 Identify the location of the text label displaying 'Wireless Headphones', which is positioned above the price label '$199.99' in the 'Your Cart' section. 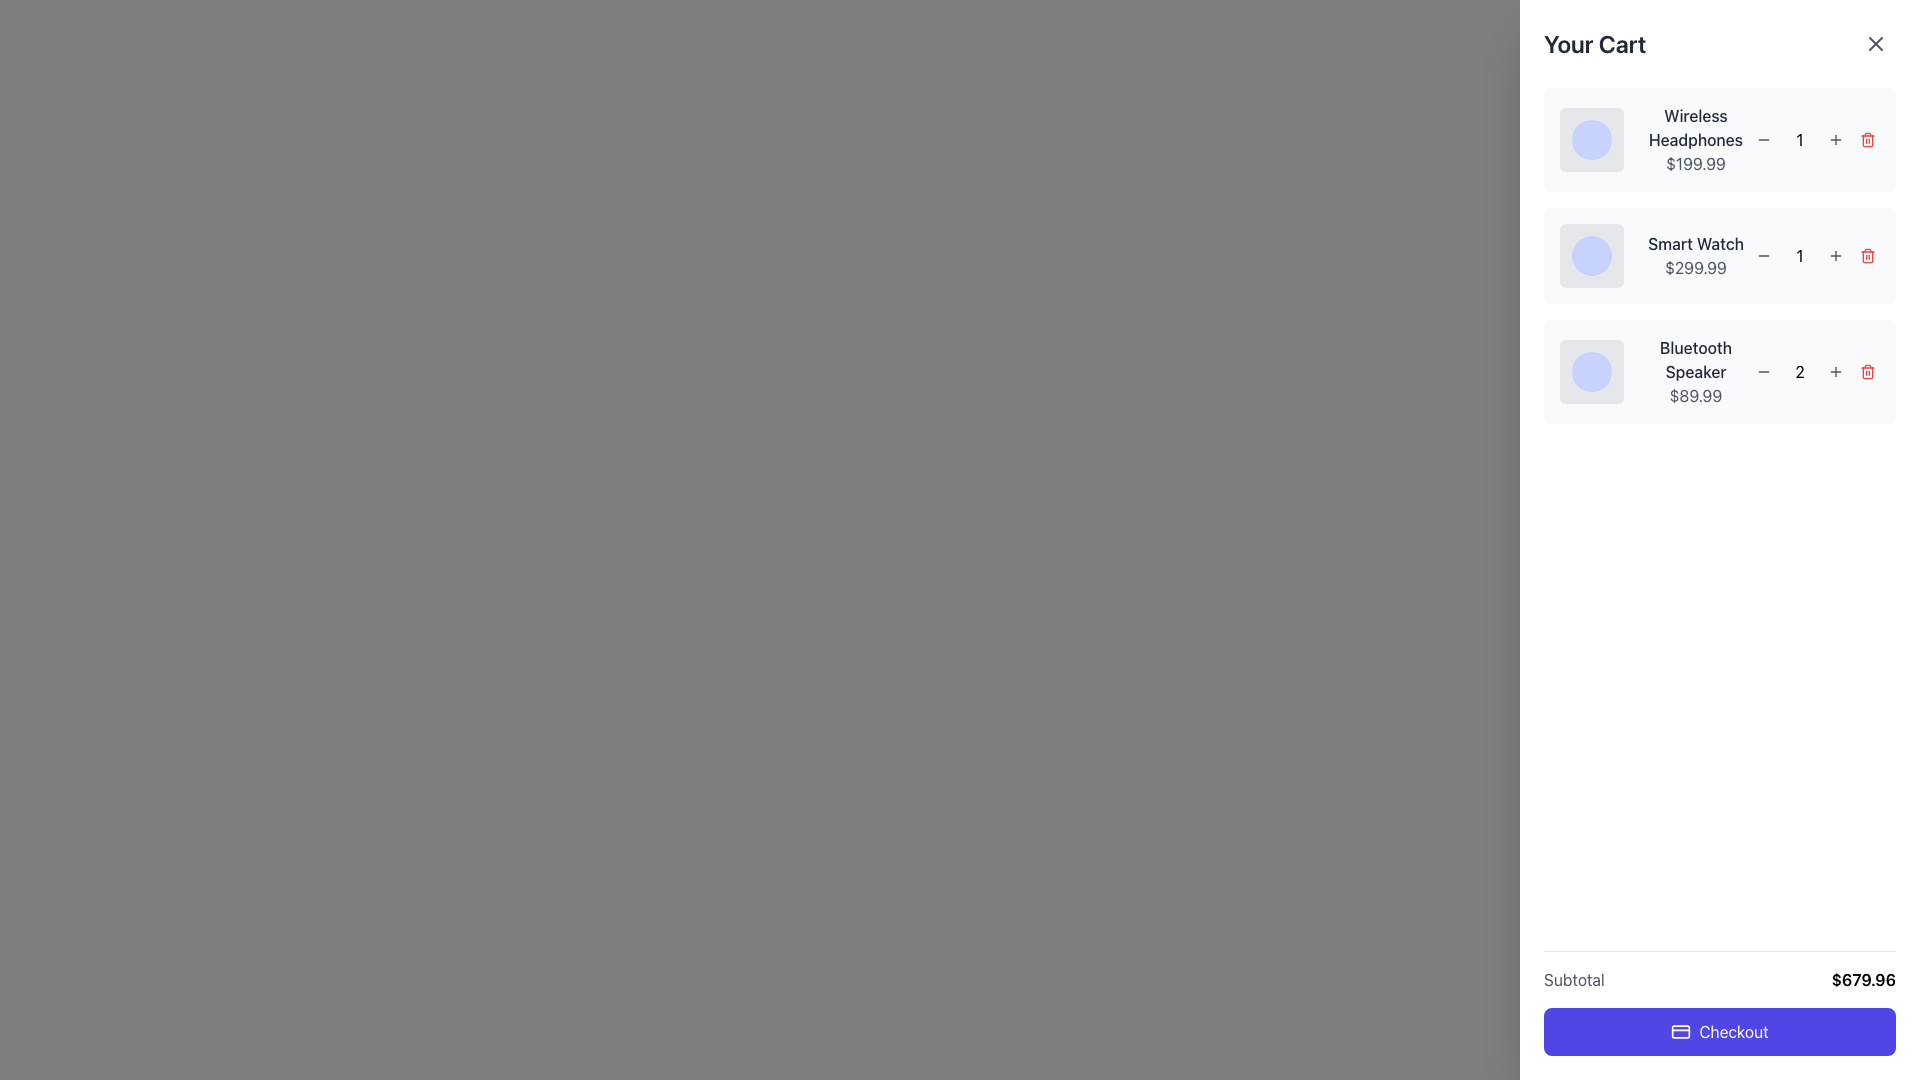
(1694, 127).